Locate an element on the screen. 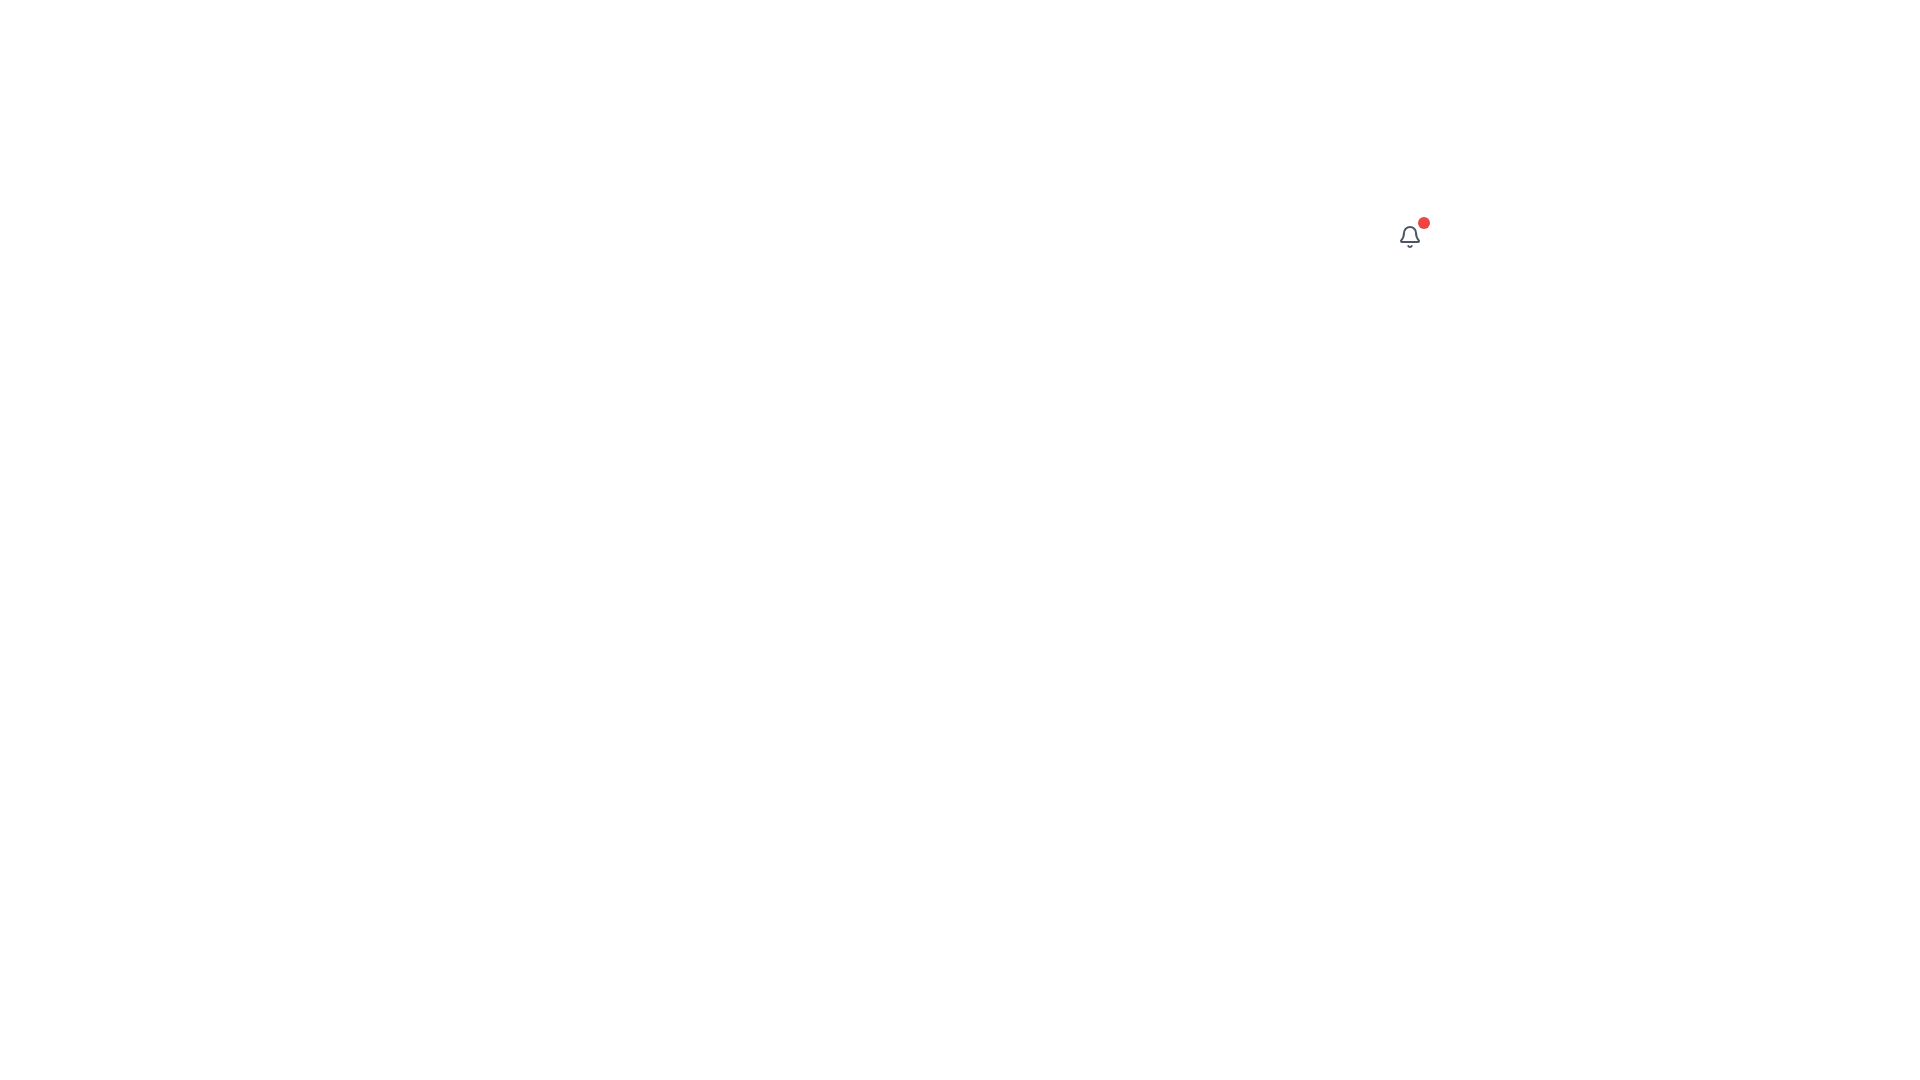  the small red notification badge located at the top-right of the bell icon is located at coordinates (1409, 235).